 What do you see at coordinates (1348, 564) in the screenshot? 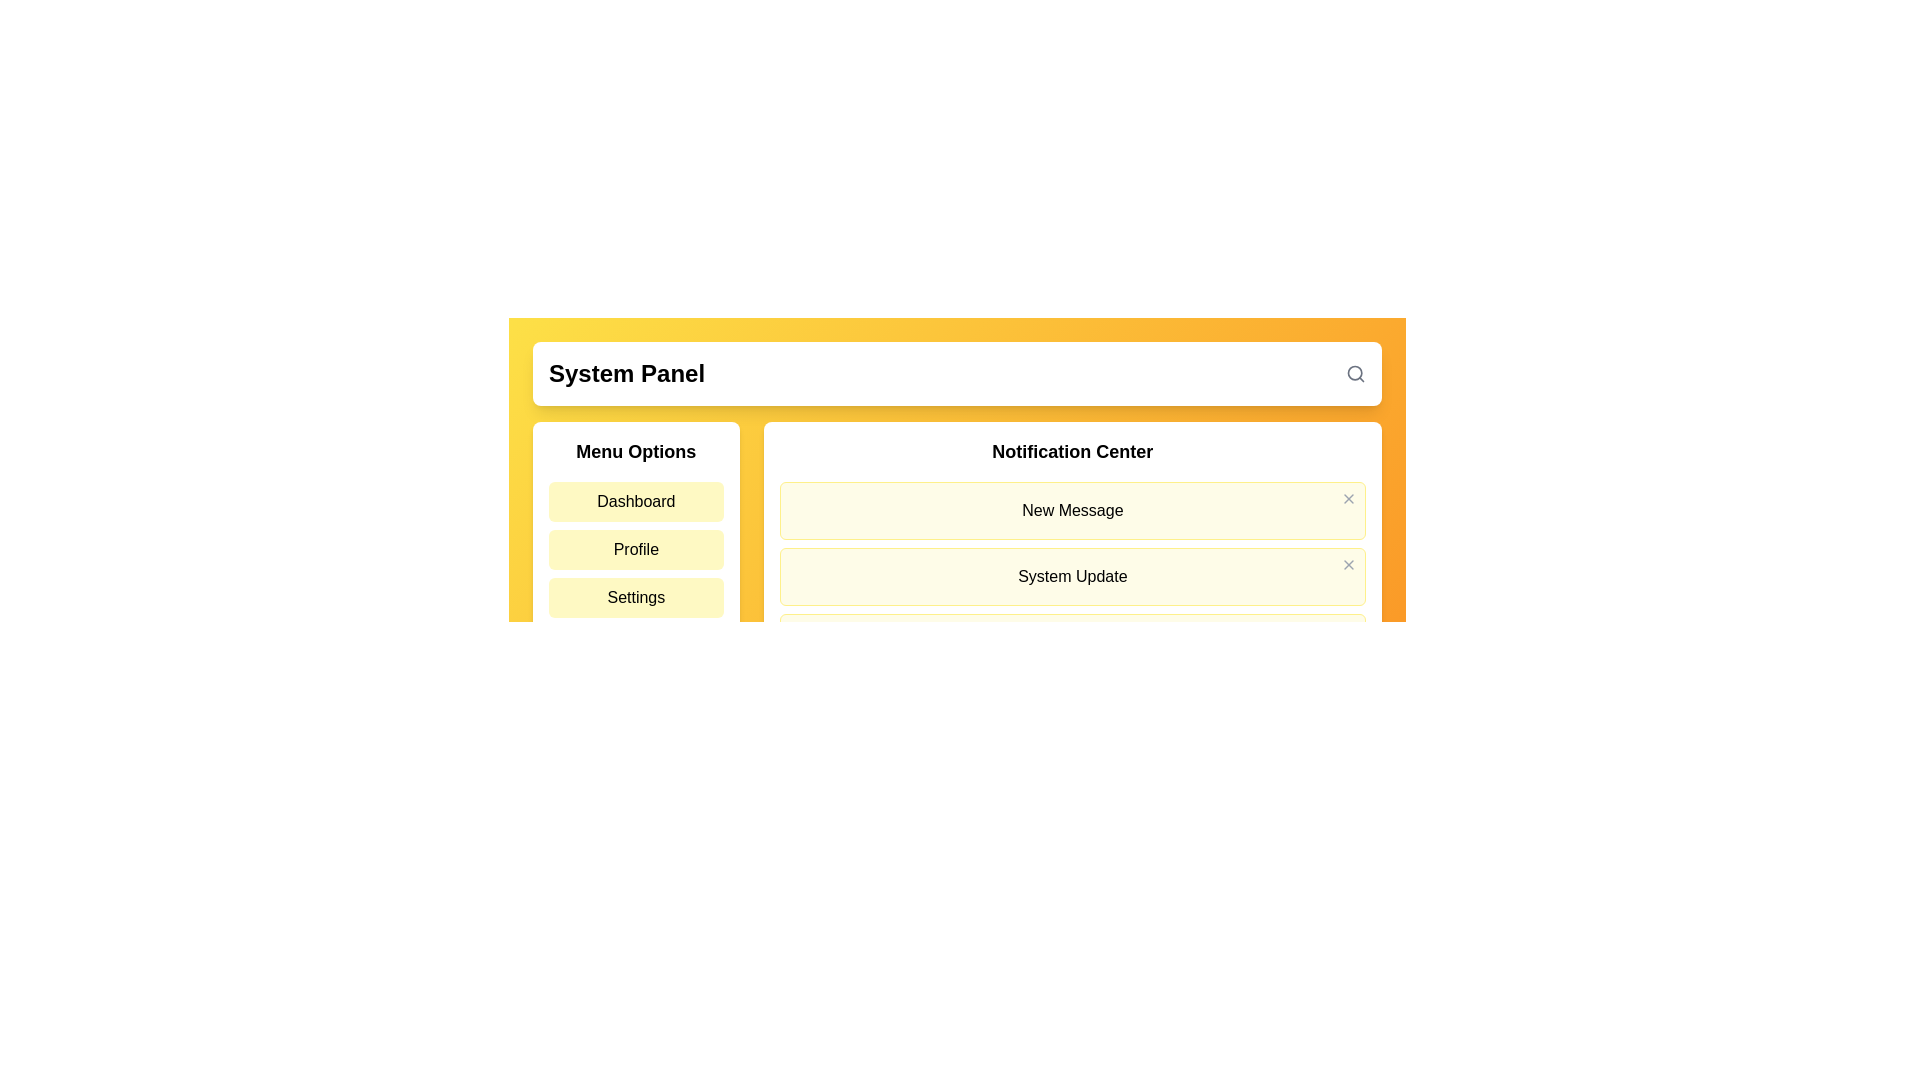
I see `the small 'close' button styled as an 'X' located at the top-right corner of the 'System Update' notification card to change its color` at bounding box center [1348, 564].